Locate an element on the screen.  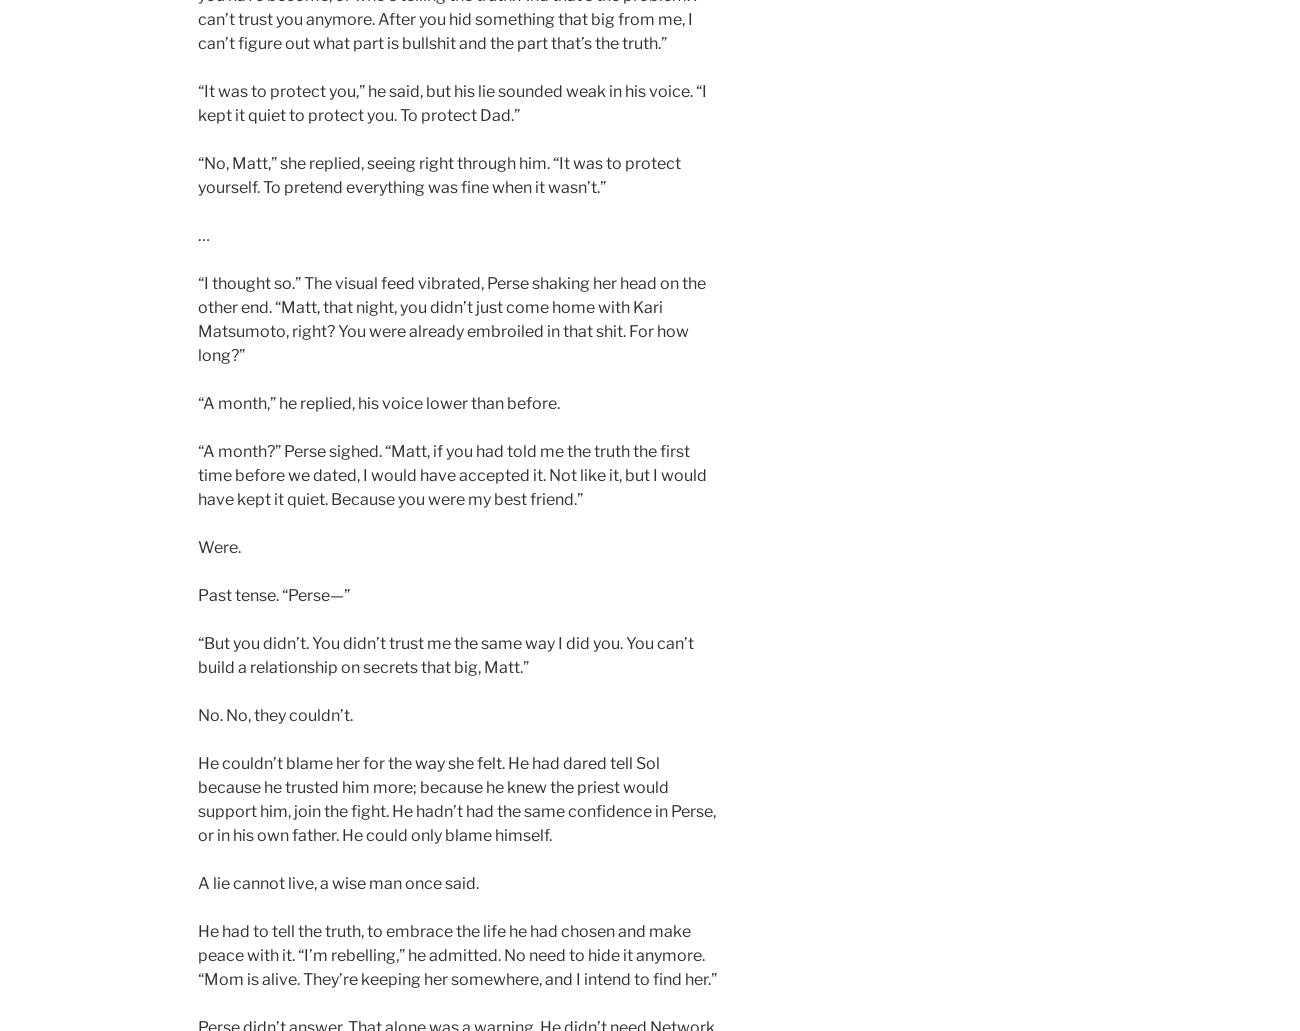
'He had to tell the truth, to embrace the life he had chosen and make peace with it. “I’m rebelling,” he admitted. No need to hide it anymore. “Mom is alive. They’re keeping her somewhere, and I intend to find her.”' is located at coordinates (456, 954).